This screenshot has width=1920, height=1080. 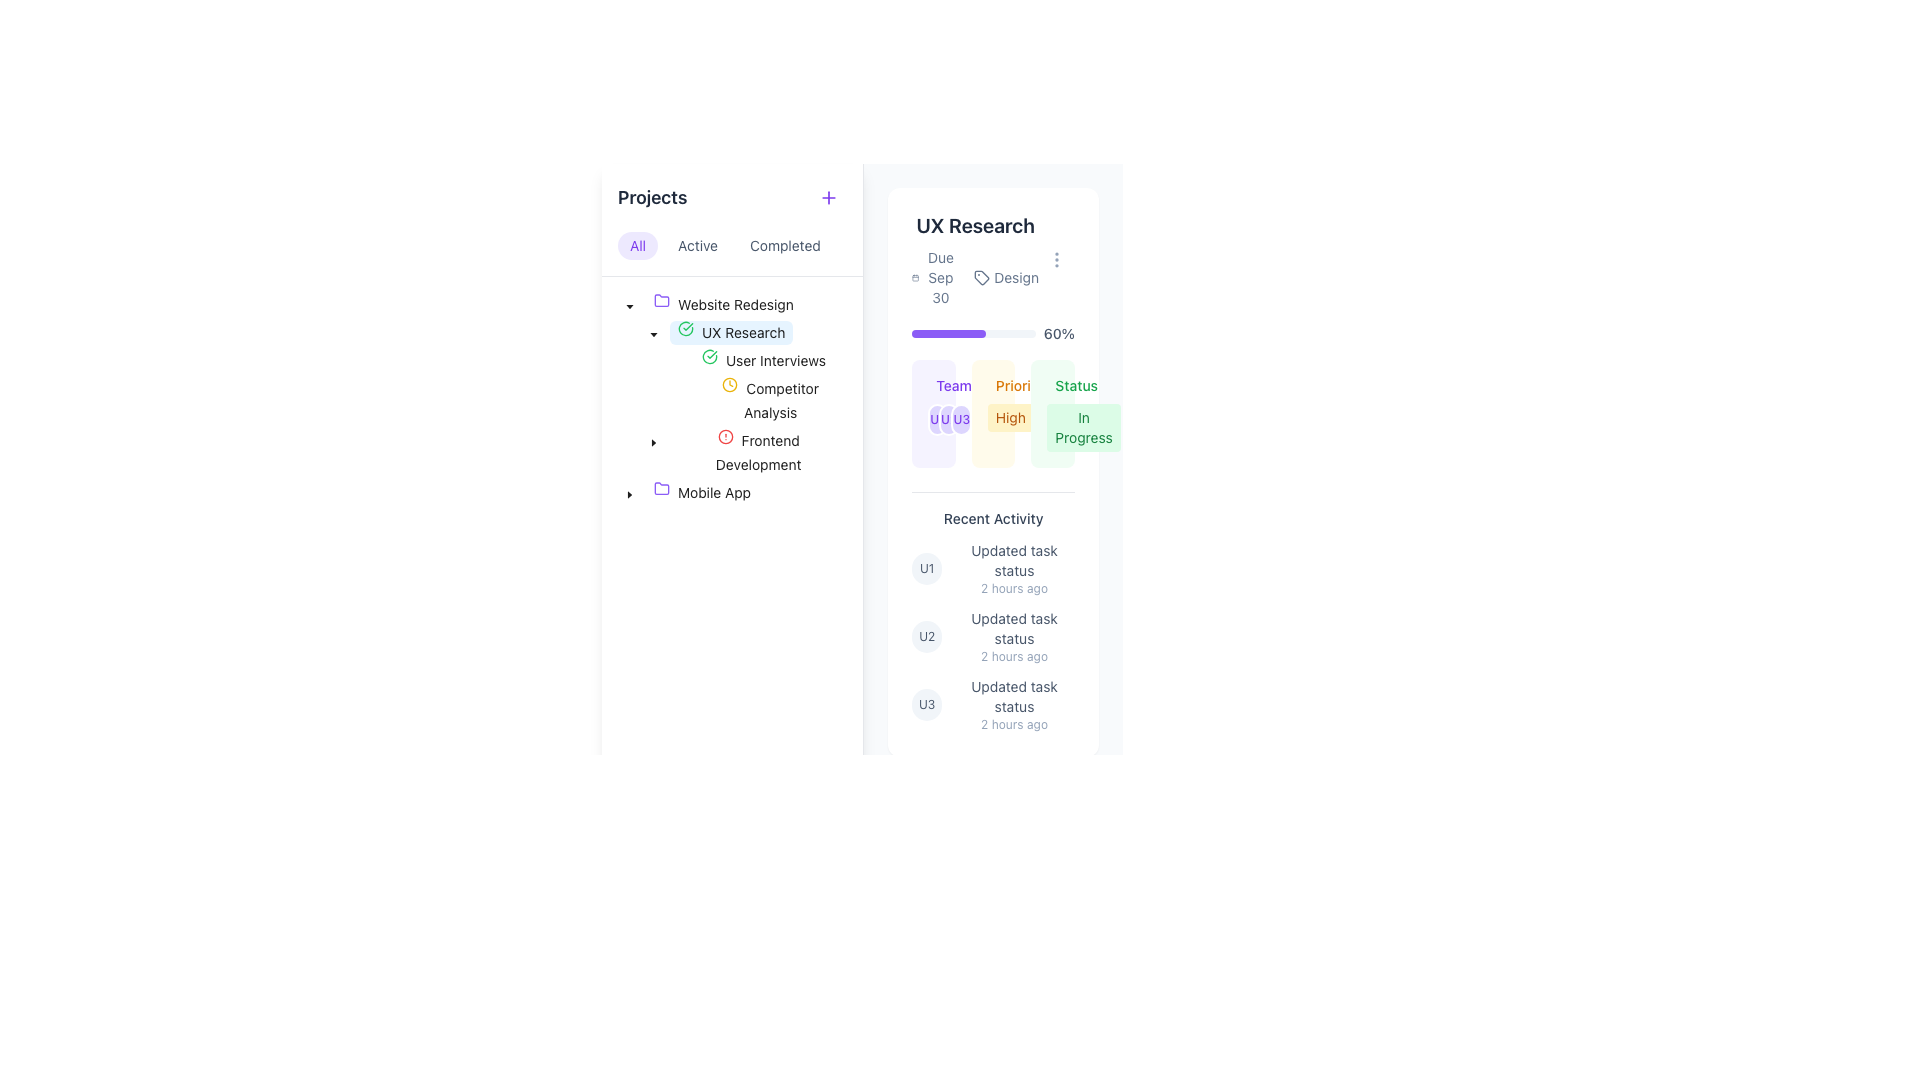 I want to click on the static text label indicating the time that has passed since the associated action took place, located in the recent activities section below the 'Updated task status' text of the first activity entry, so click(x=1014, y=588).